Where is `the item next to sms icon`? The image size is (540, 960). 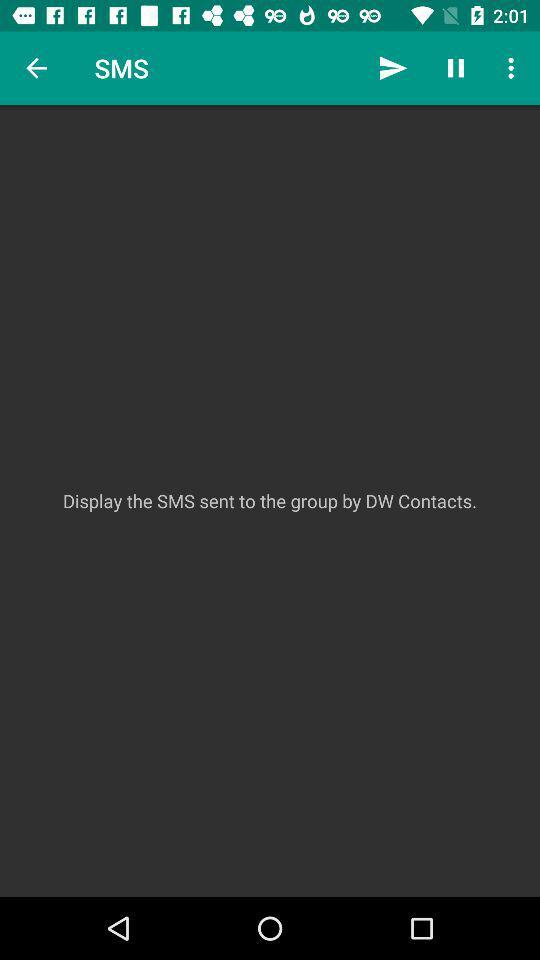
the item next to sms icon is located at coordinates (393, 68).